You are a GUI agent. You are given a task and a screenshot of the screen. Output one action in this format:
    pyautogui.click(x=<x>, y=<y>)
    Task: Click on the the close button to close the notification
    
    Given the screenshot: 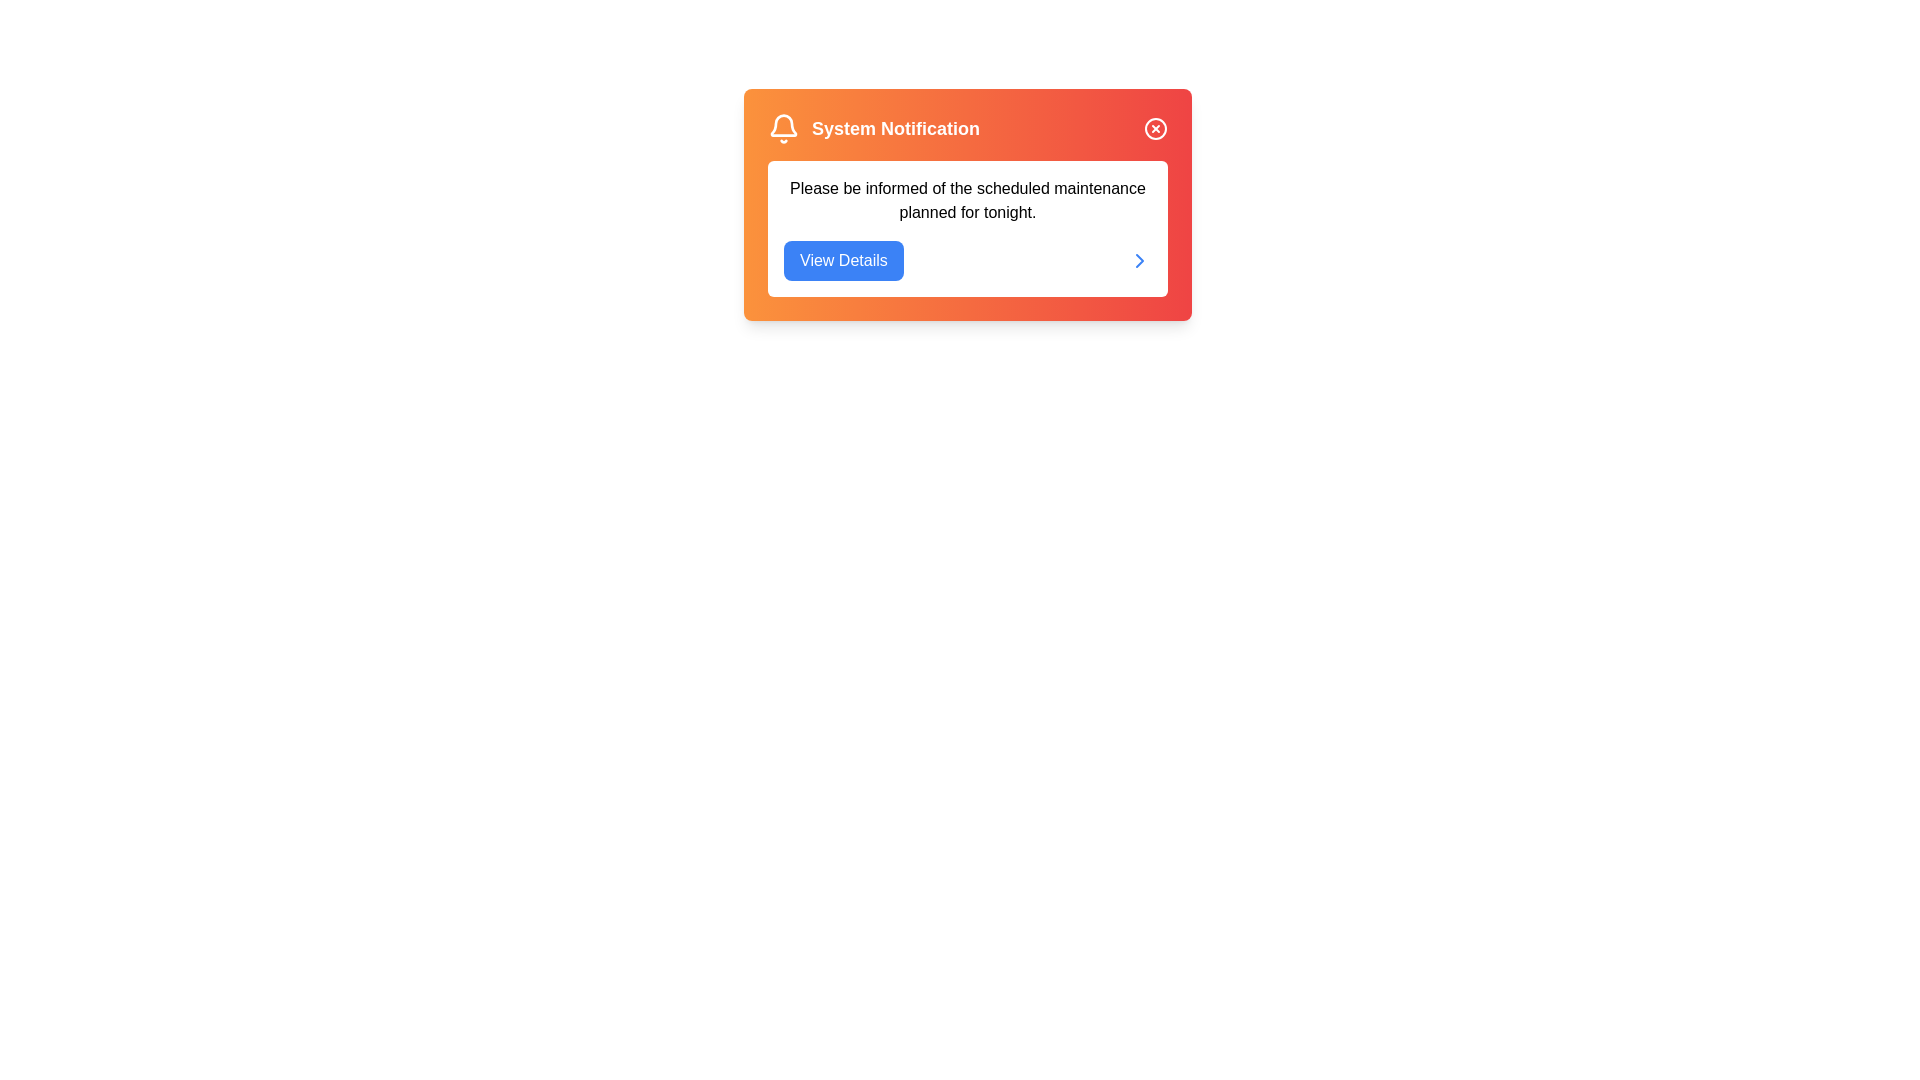 What is the action you would take?
    pyautogui.click(x=1156, y=128)
    